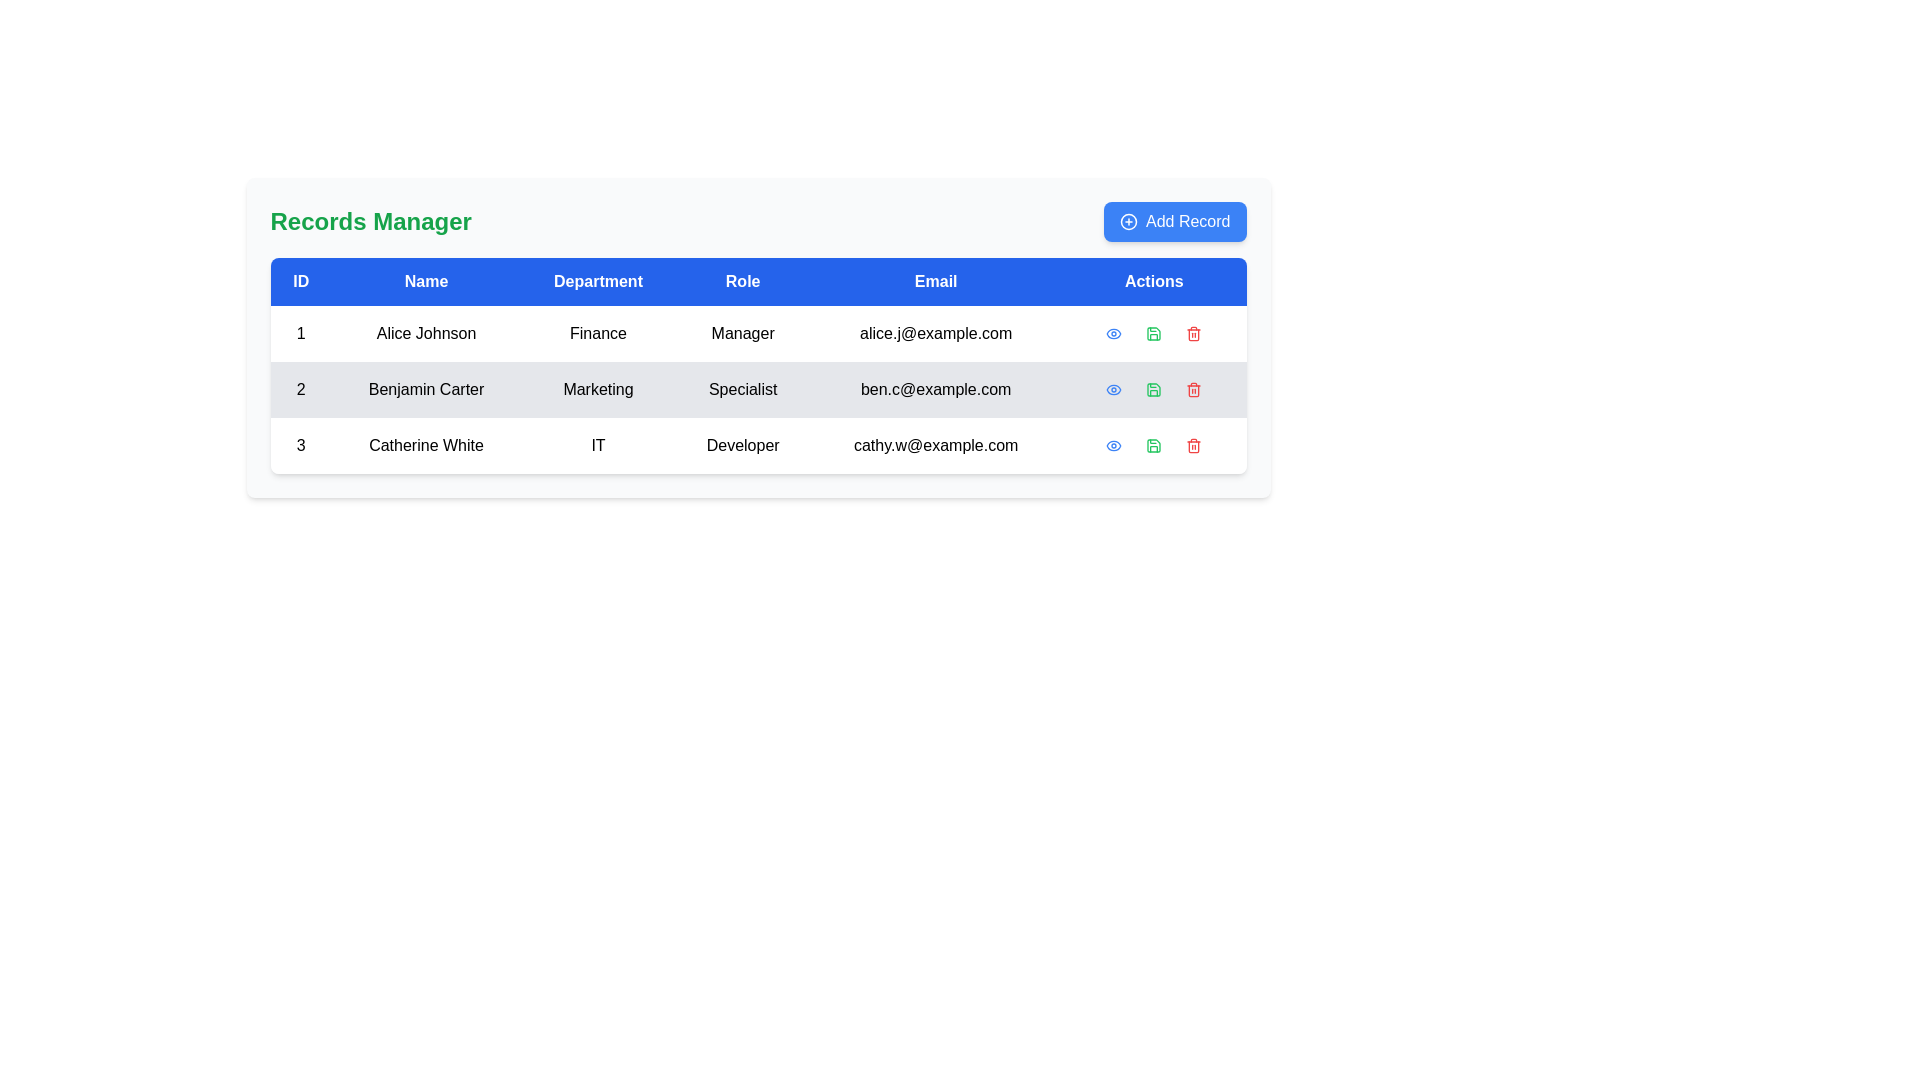 The height and width of the screenshot is (1080, 1920). Describe the element at coordinates (371, 222) in the screenshot. I see `the 'Records Manager' text label, which is styled with large, bold, green text and is located in the upper-left of the interface, above the tabular data section` at that location.